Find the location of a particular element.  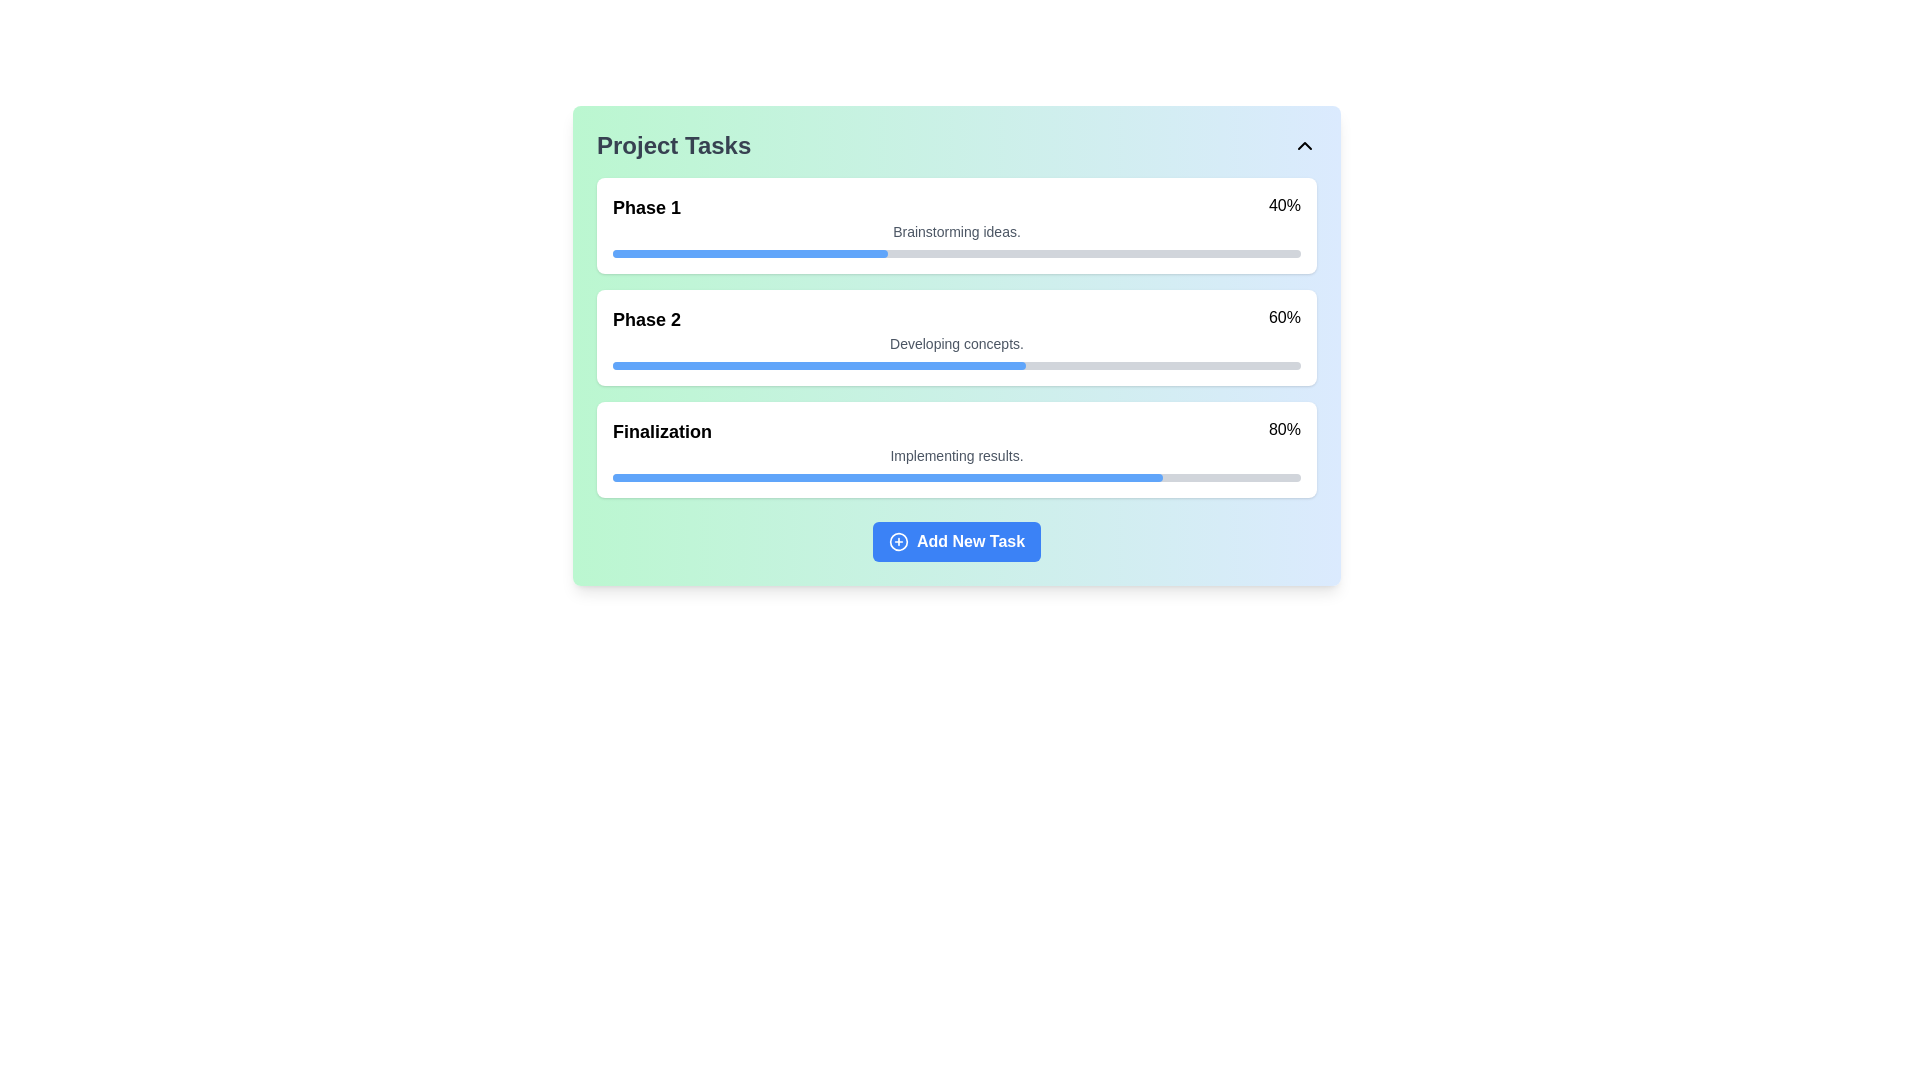

the fill section of the progress bar indicating 40% completion for 'Phase 1' is located at coordinates (749, 253).